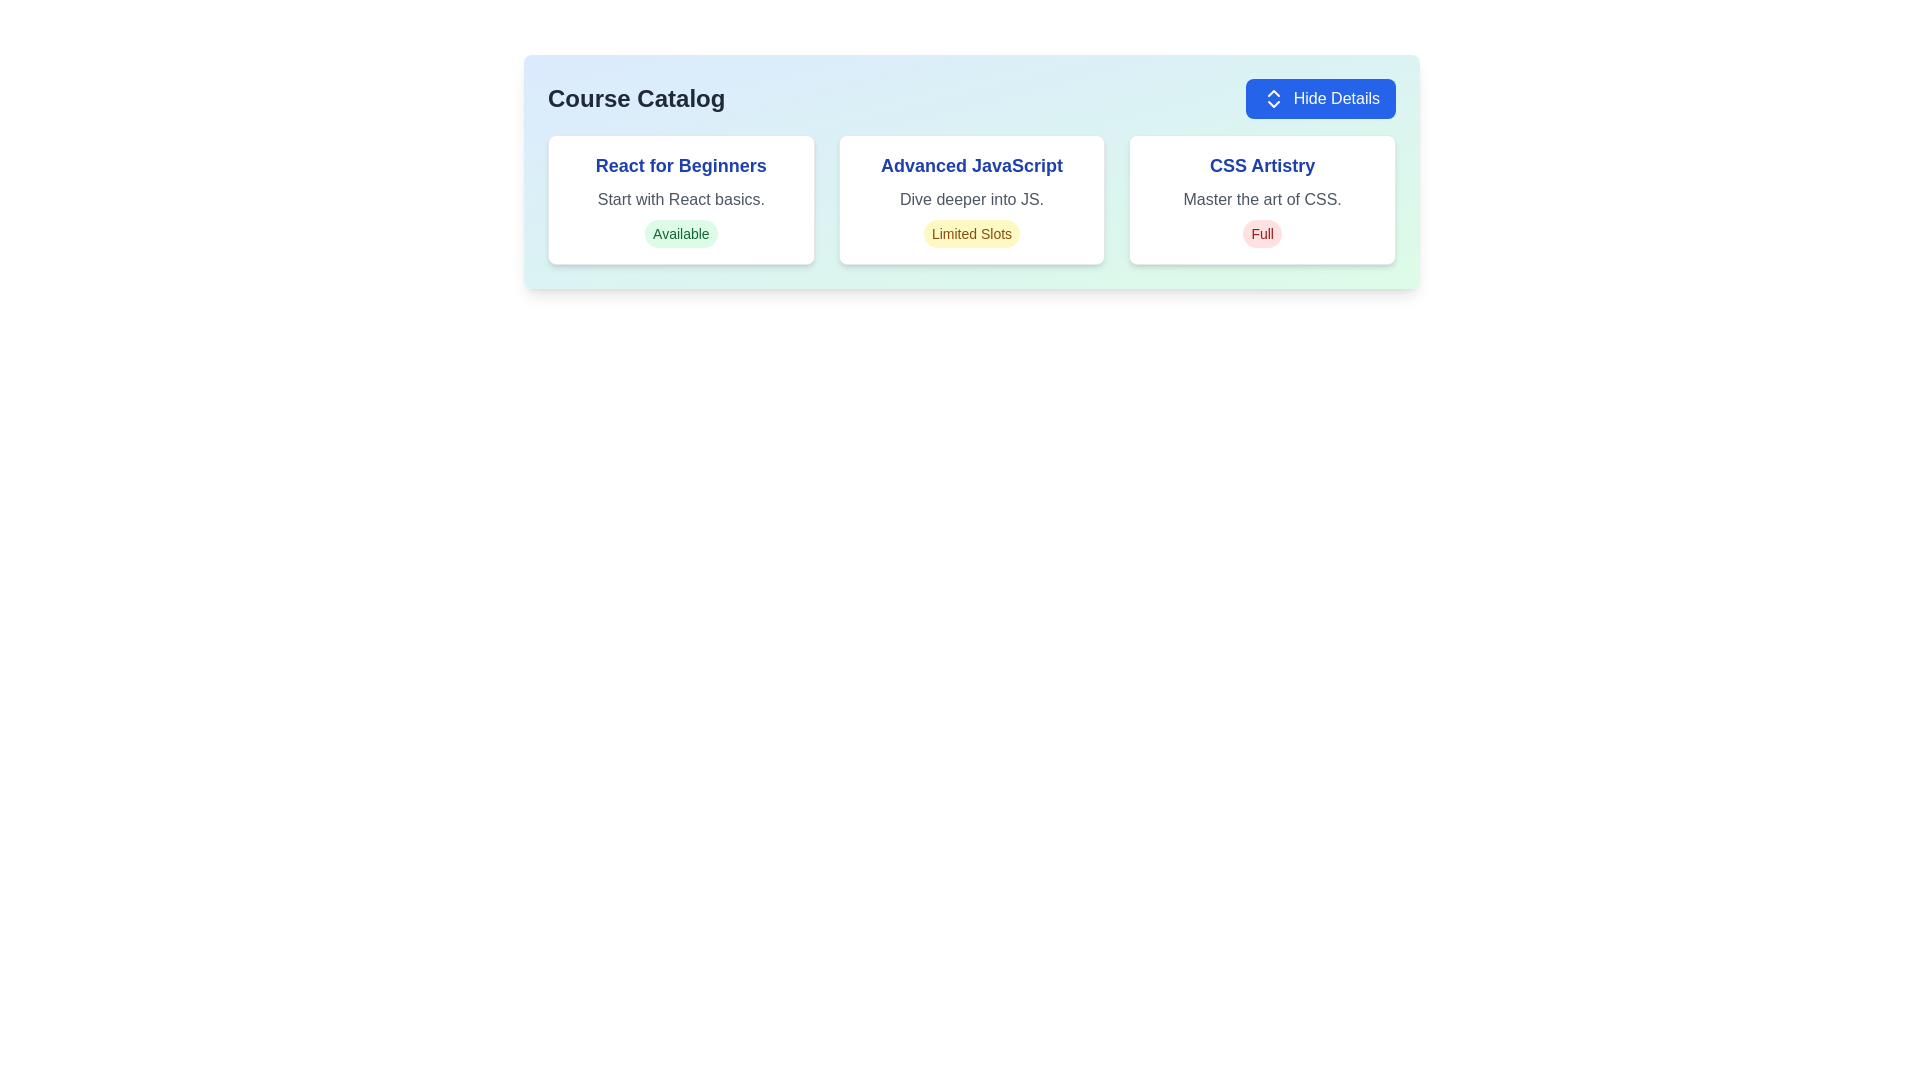  Describe the element at coordinates (635, 99) in the screenshot. I see `the Text Label that indicates the content or theme of the interface related to course offerings, positioned at the top of the visible area and to the left of the 'Hide Details' button` at that location.